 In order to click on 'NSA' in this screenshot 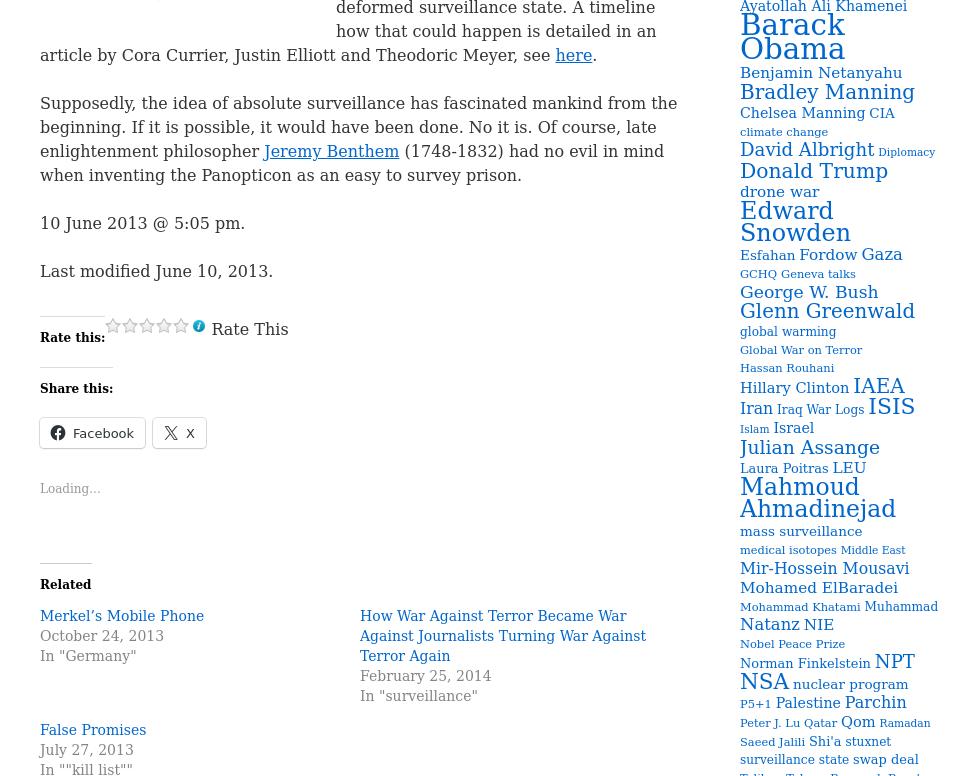, I will do `click(764, 681)`.